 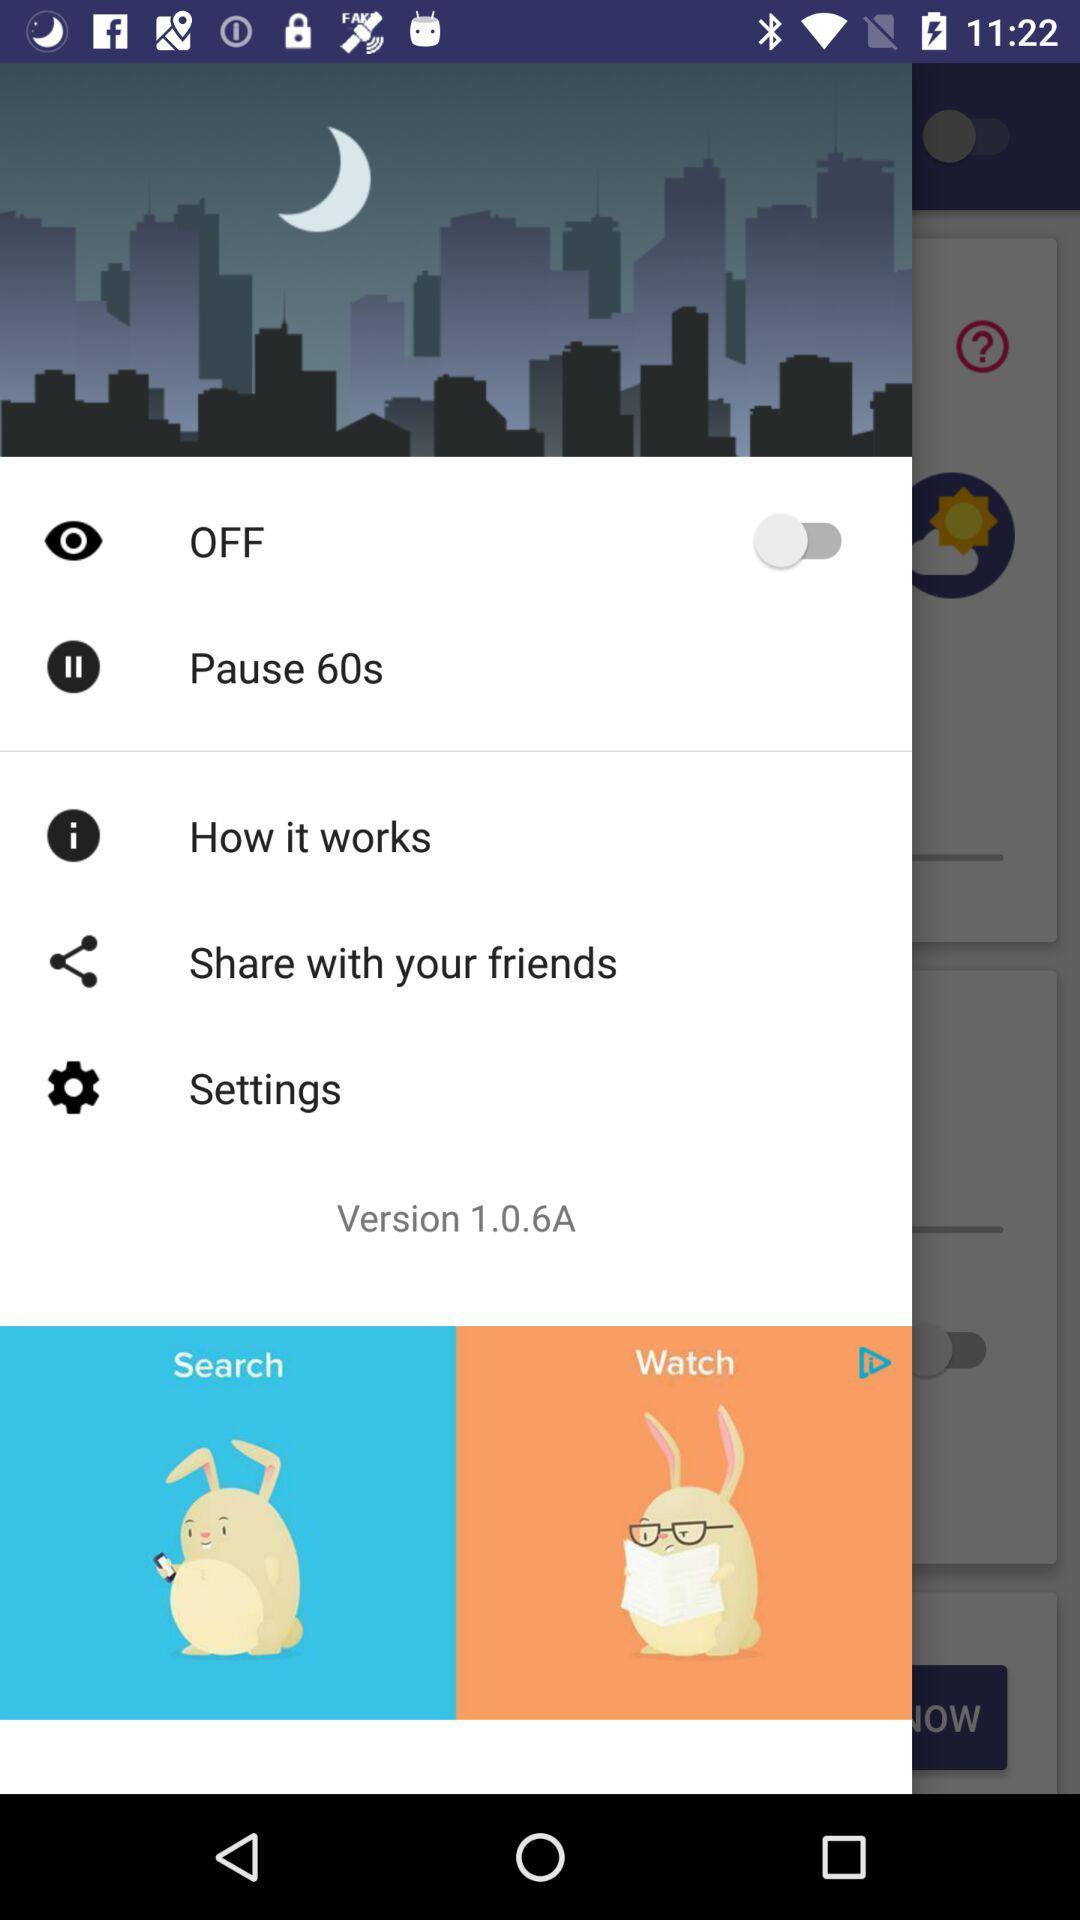 What do you see at coordinates (981, 346) in the screenshot?
I see `ask` at bounding box center [981, 346].